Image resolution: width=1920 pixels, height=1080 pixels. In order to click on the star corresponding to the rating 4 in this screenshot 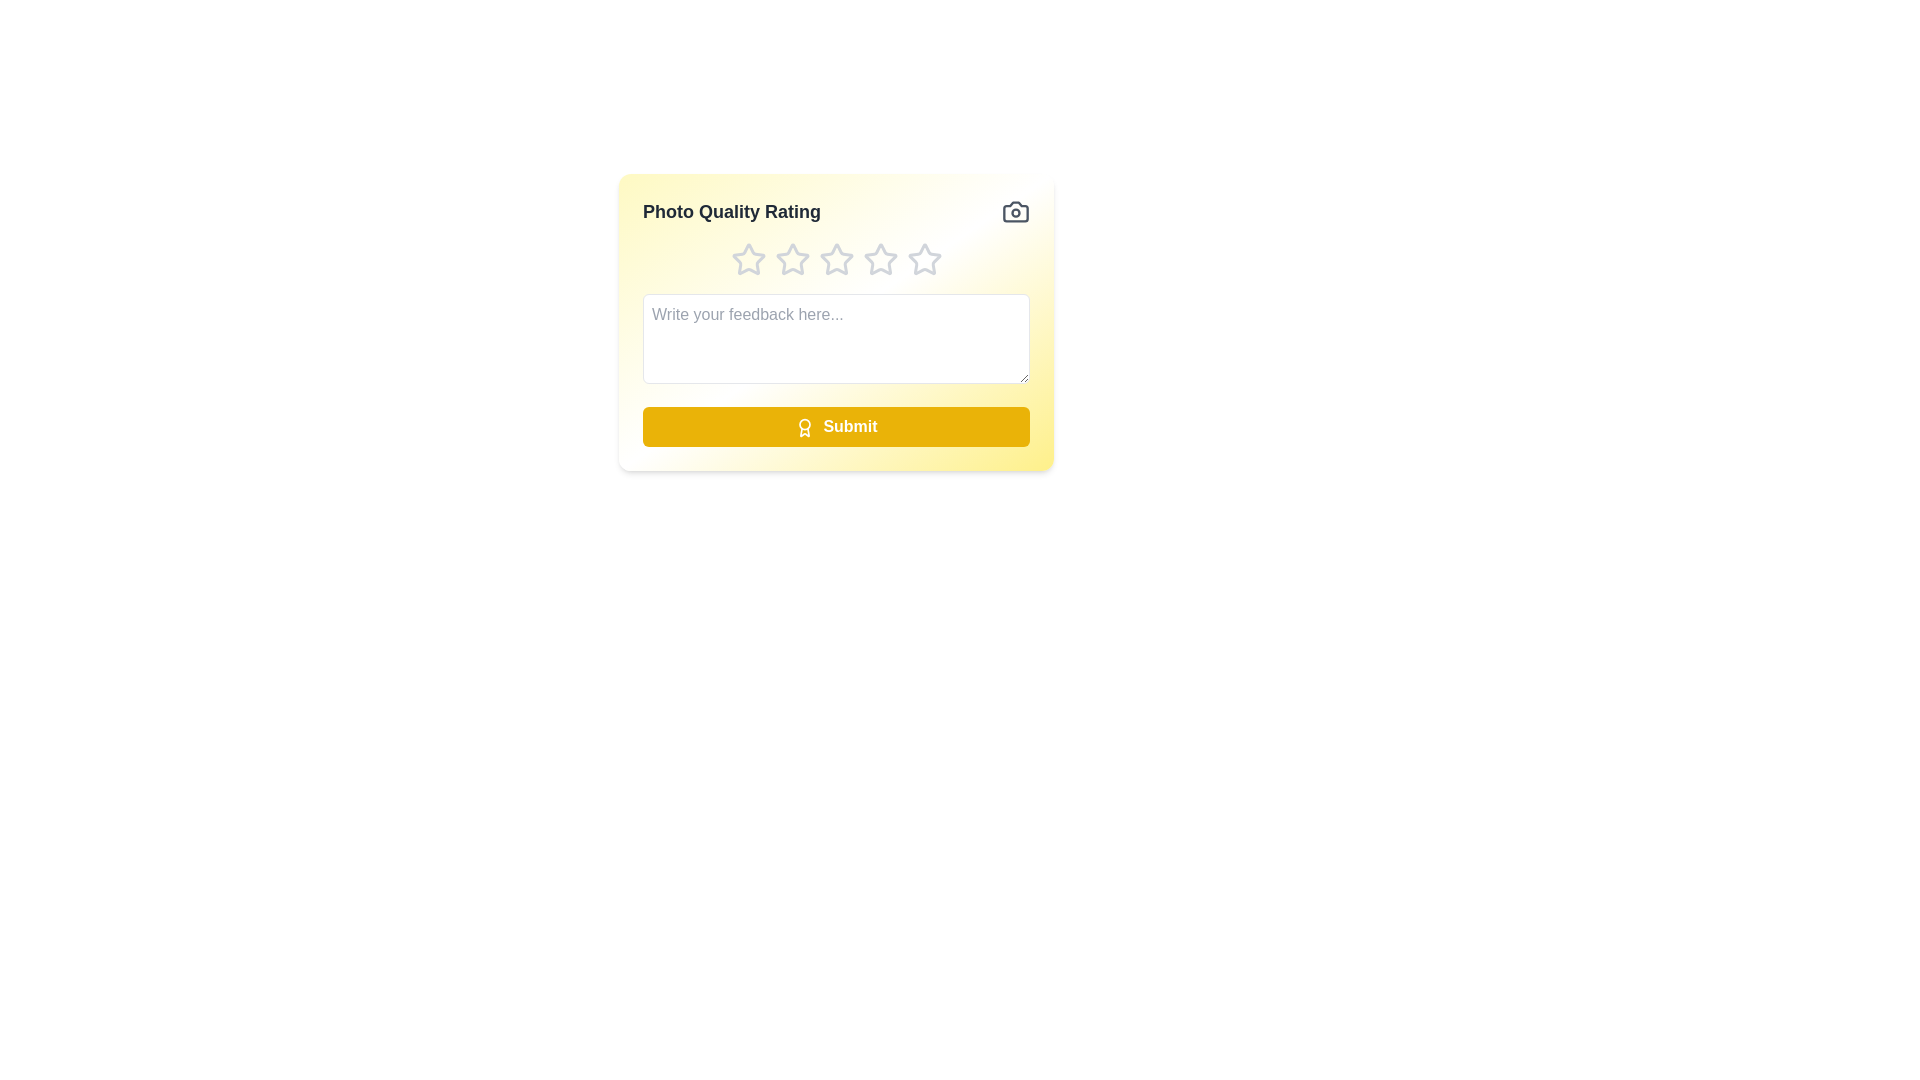, I will do `click(880, 258)`.